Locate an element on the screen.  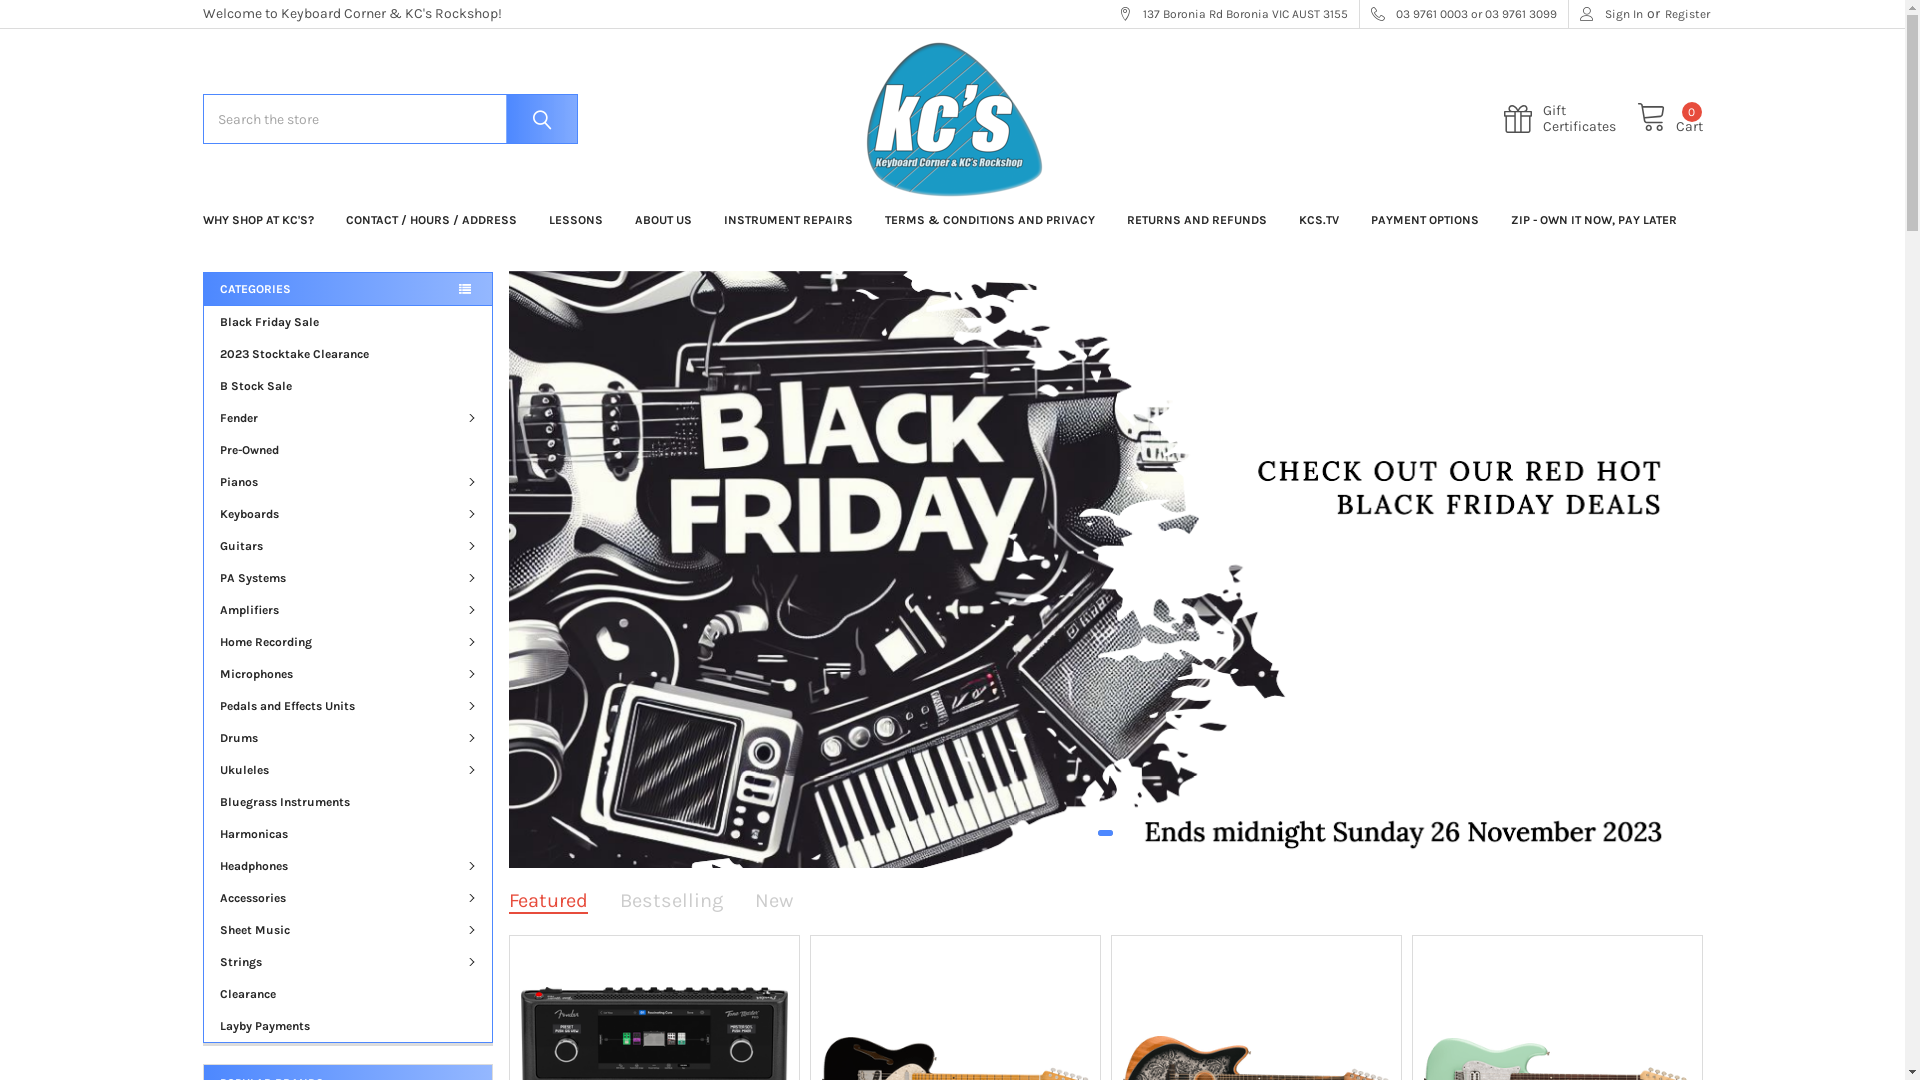
'2023 Stocktake Clearance' is located at coordinates (203, 353).